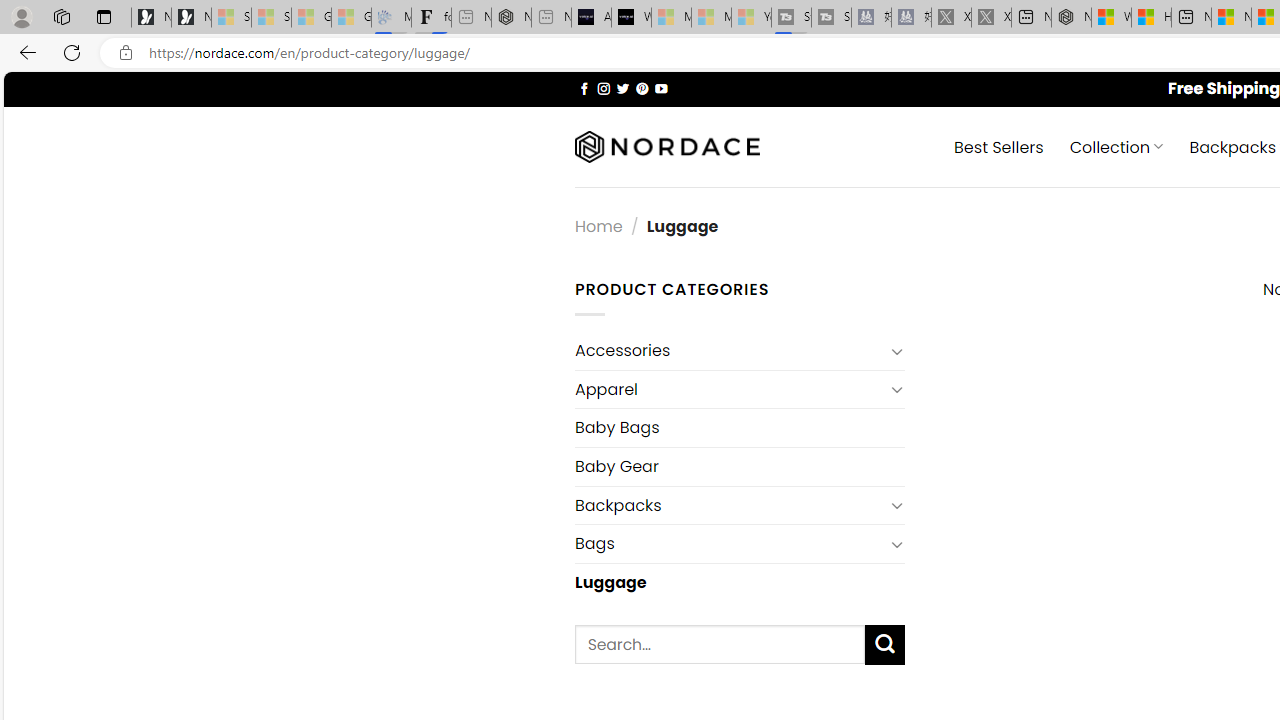  Describe the element at coordinates (738, 427) in the screenshot. I see `'Baby Bags'` at that location.